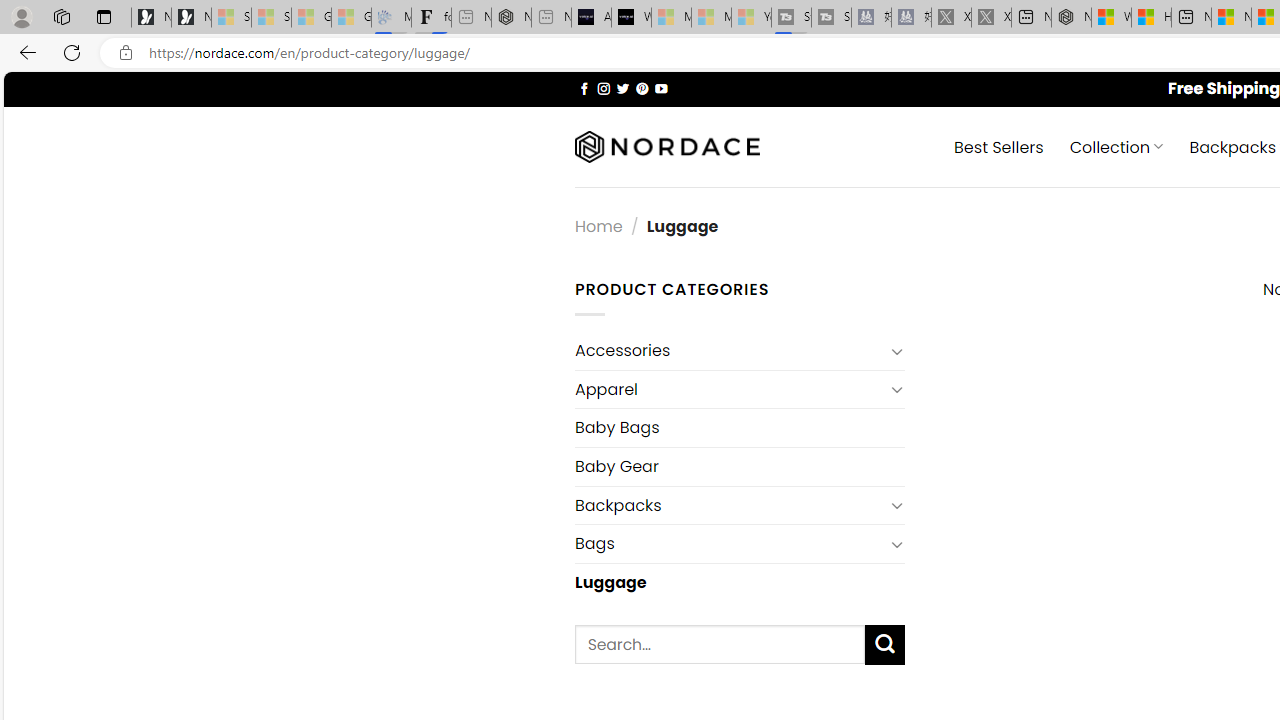  Describe the element at coordinates (738, 427) in the screenshot. I see `'Baby Bags'` at that location.